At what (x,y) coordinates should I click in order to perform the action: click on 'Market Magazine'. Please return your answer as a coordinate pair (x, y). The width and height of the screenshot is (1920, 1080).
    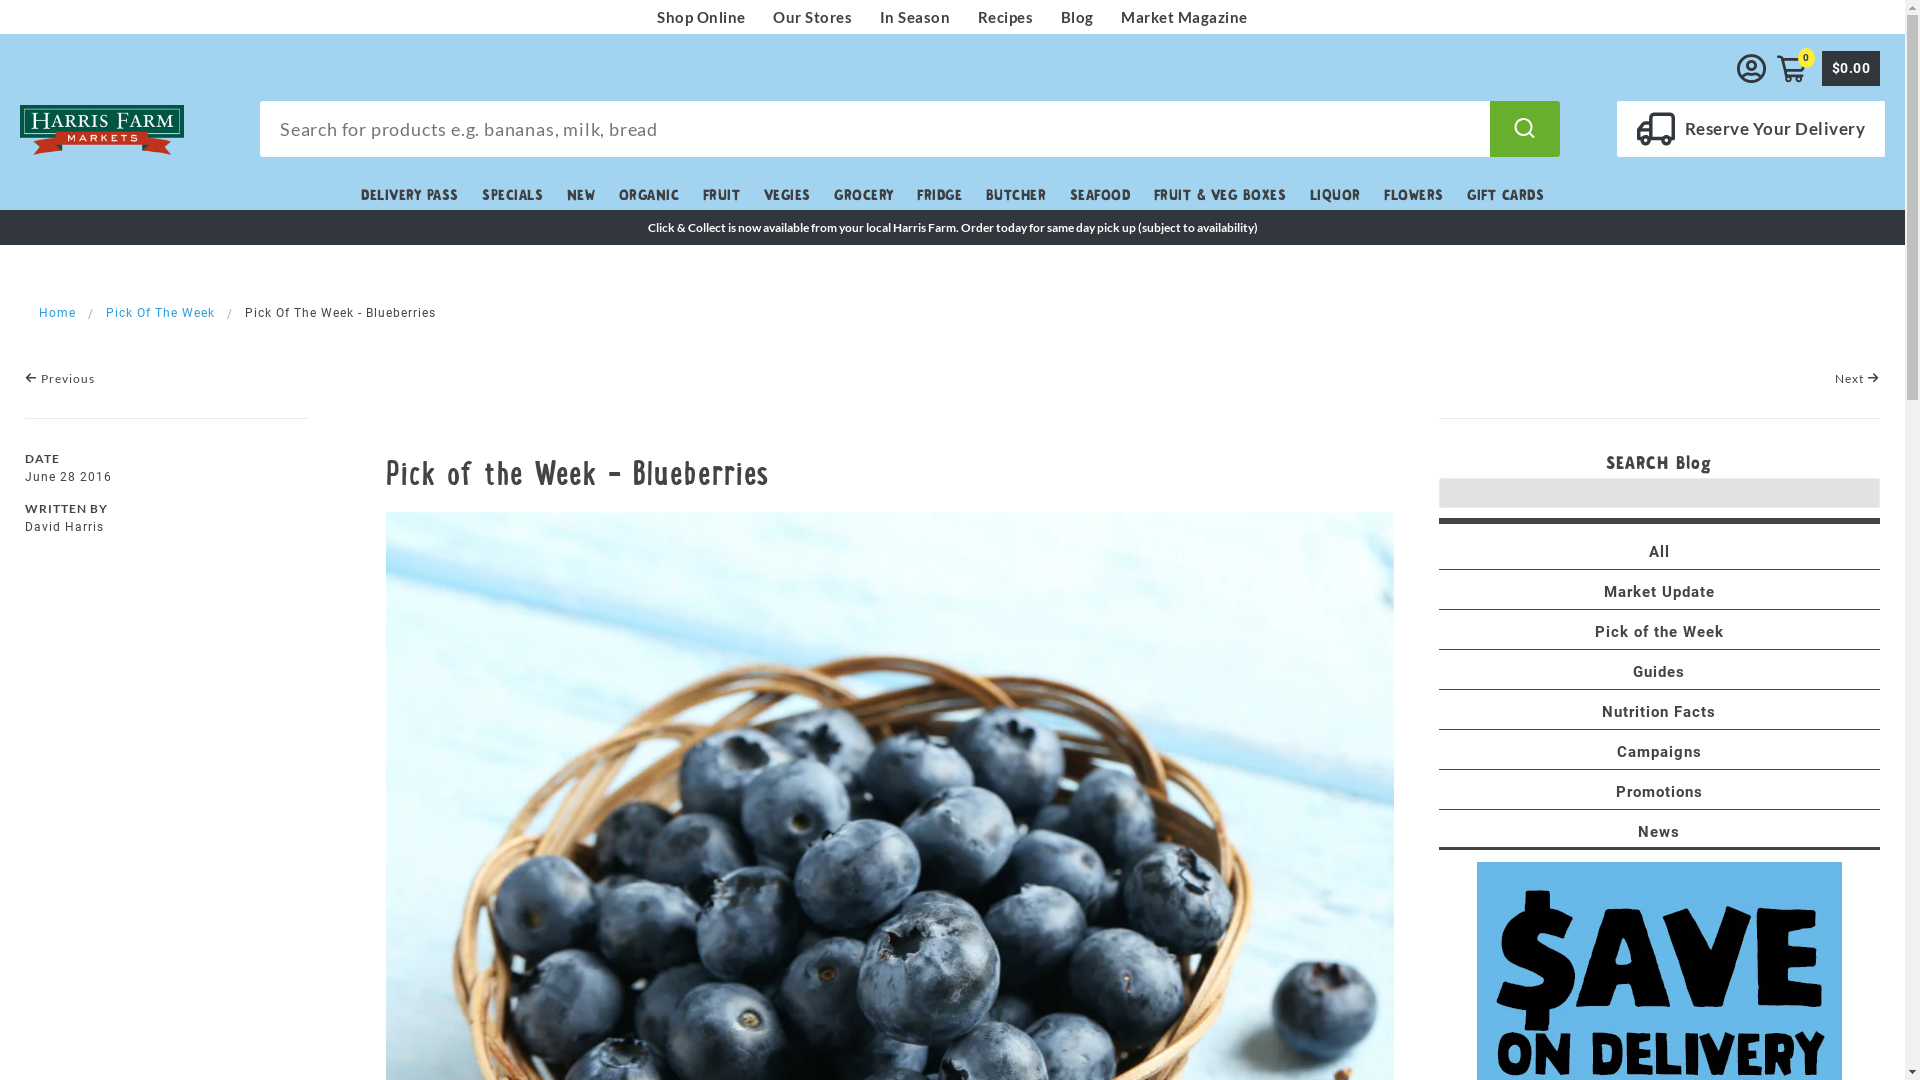
    Looking at the image, I should click on (1184, 16).